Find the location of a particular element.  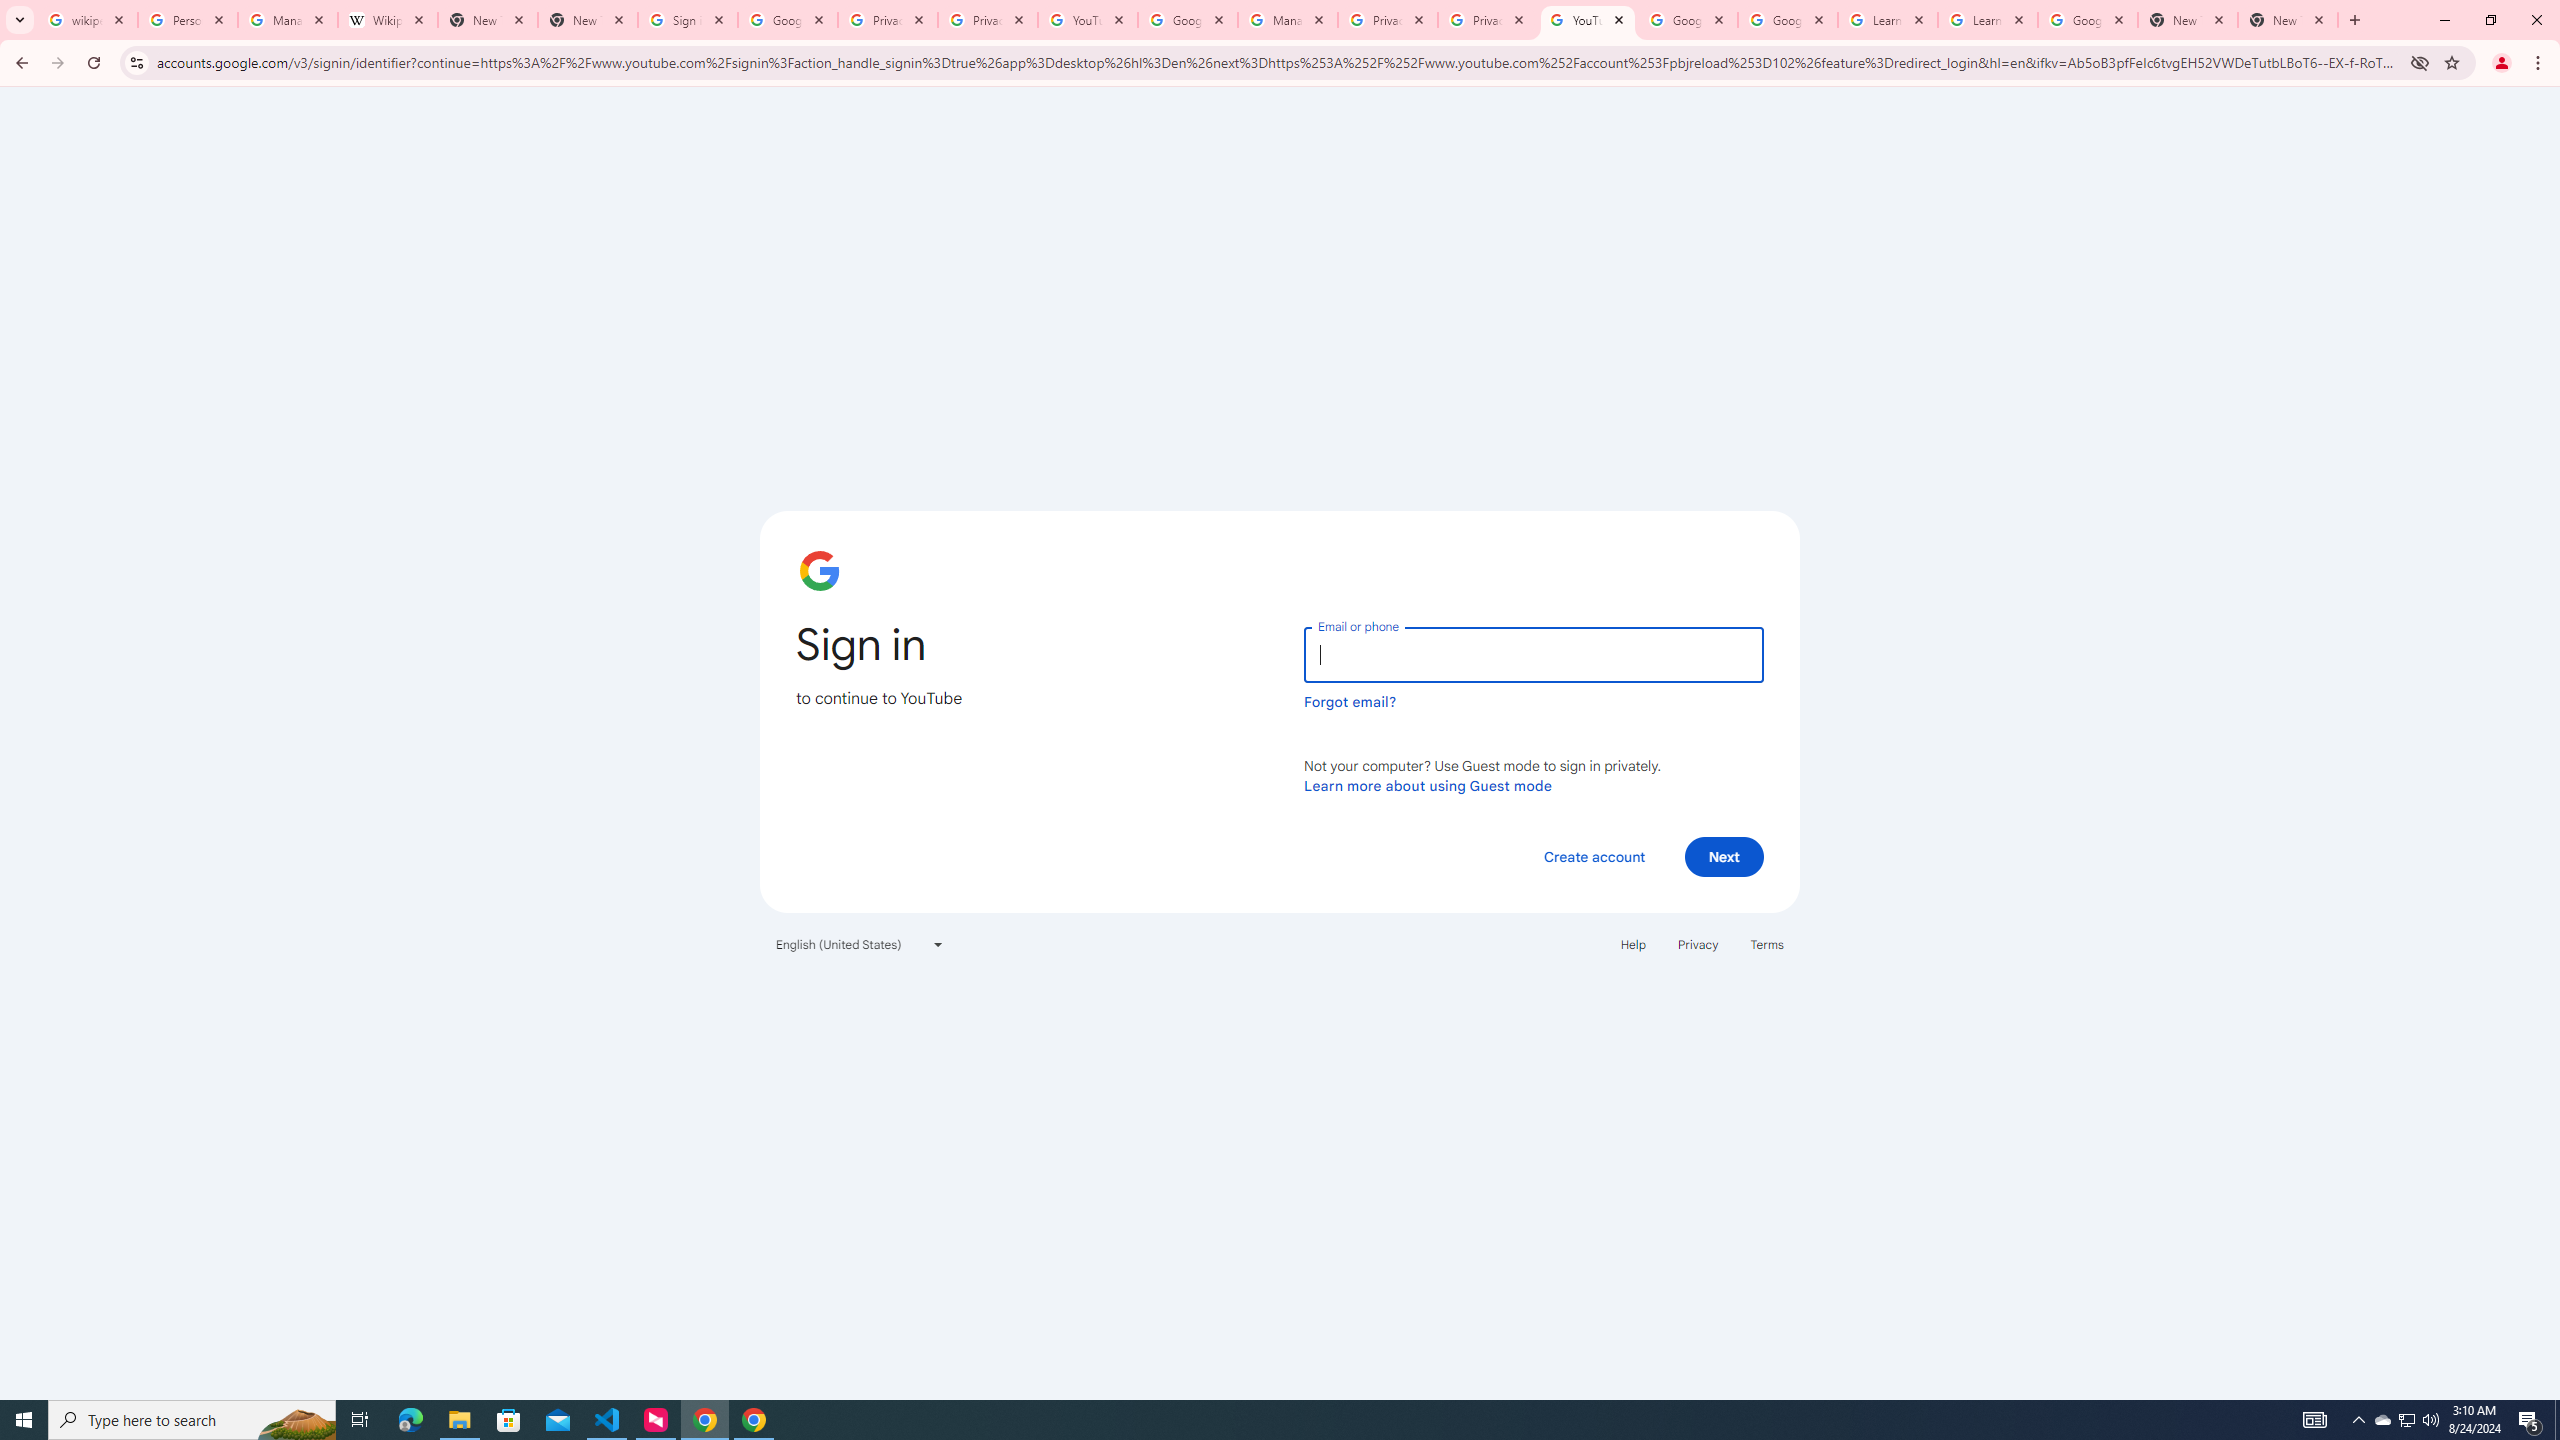

'English (United States)' is located at coordinates (860, 942).